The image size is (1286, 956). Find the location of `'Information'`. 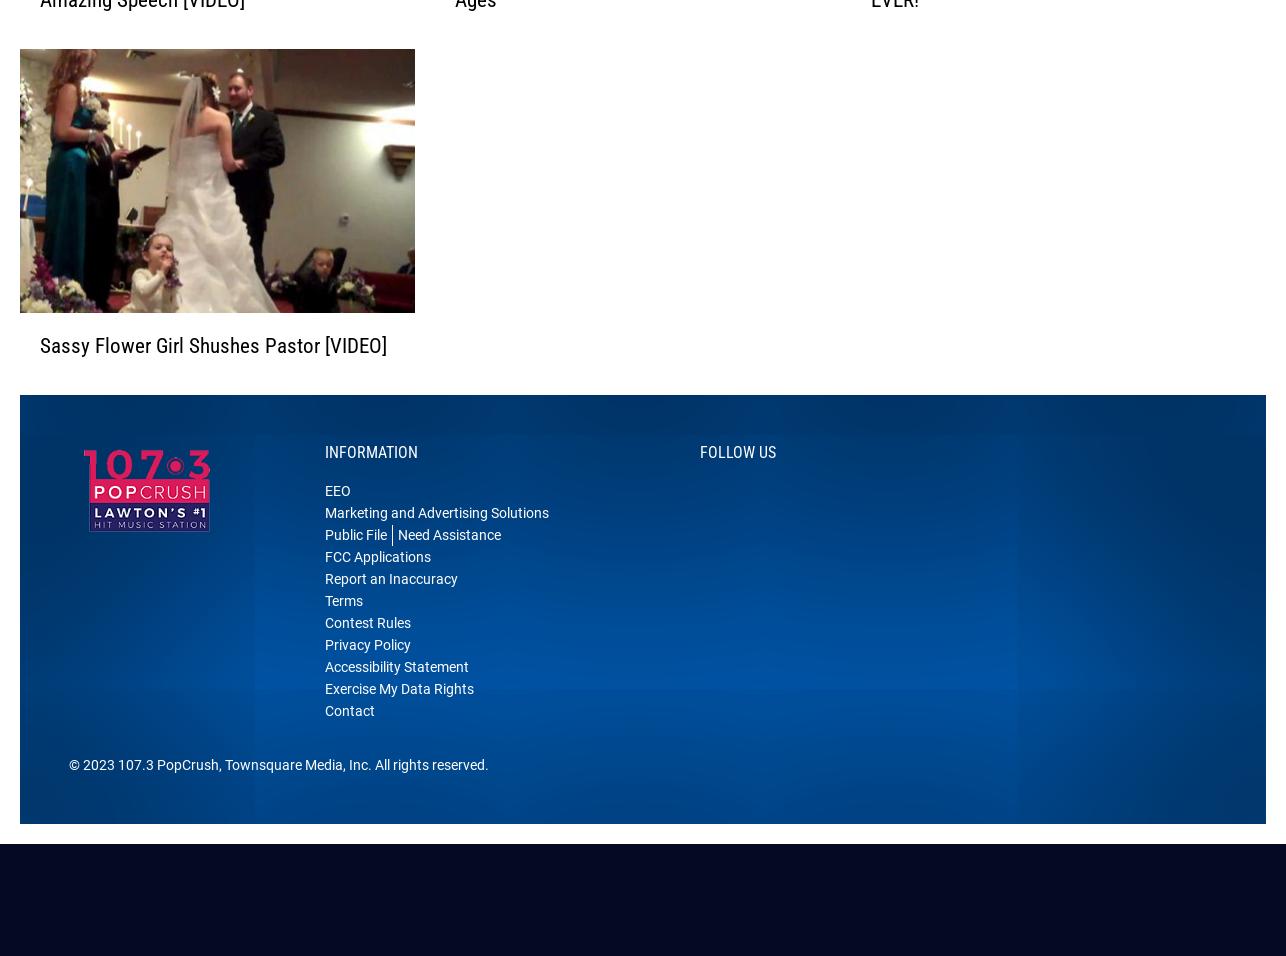

'Information' is located at coordinates (370, 478).